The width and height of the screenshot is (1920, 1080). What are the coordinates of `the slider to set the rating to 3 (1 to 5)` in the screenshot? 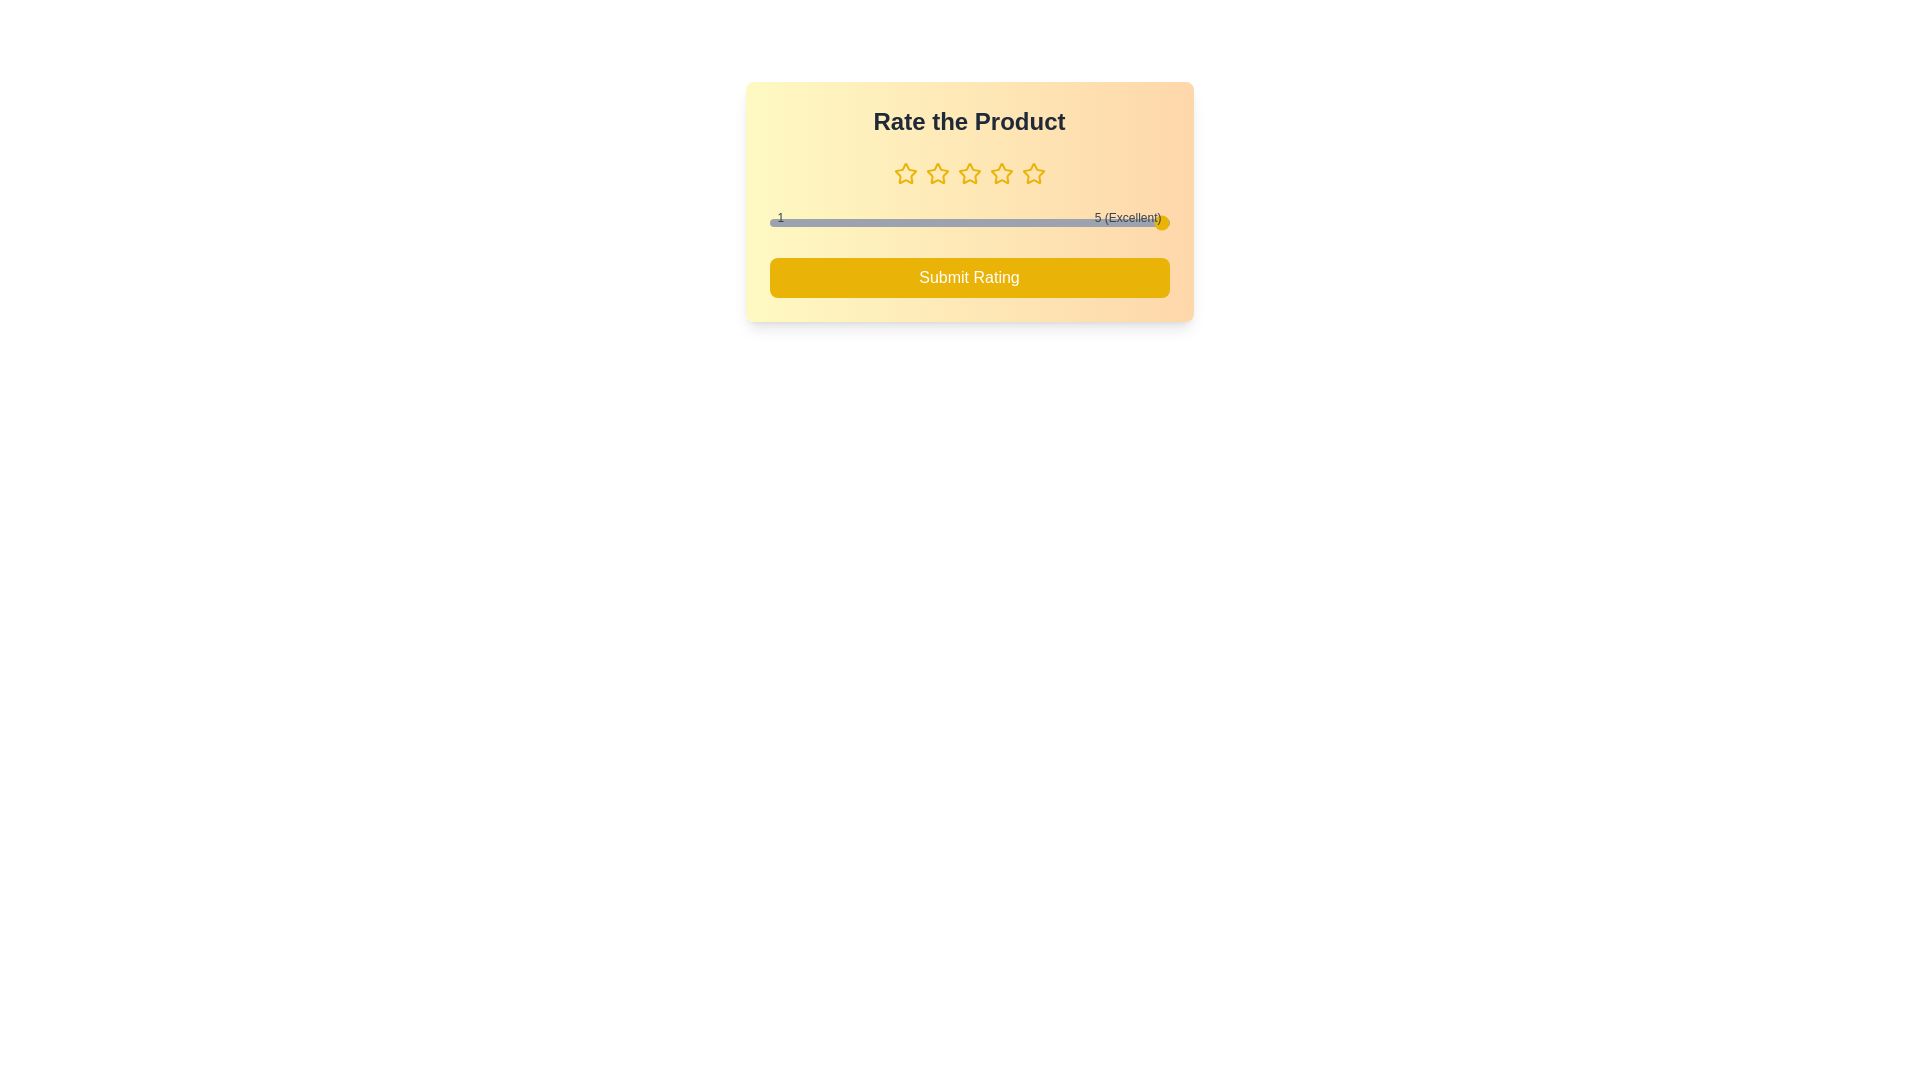 It's located at (969, 223).